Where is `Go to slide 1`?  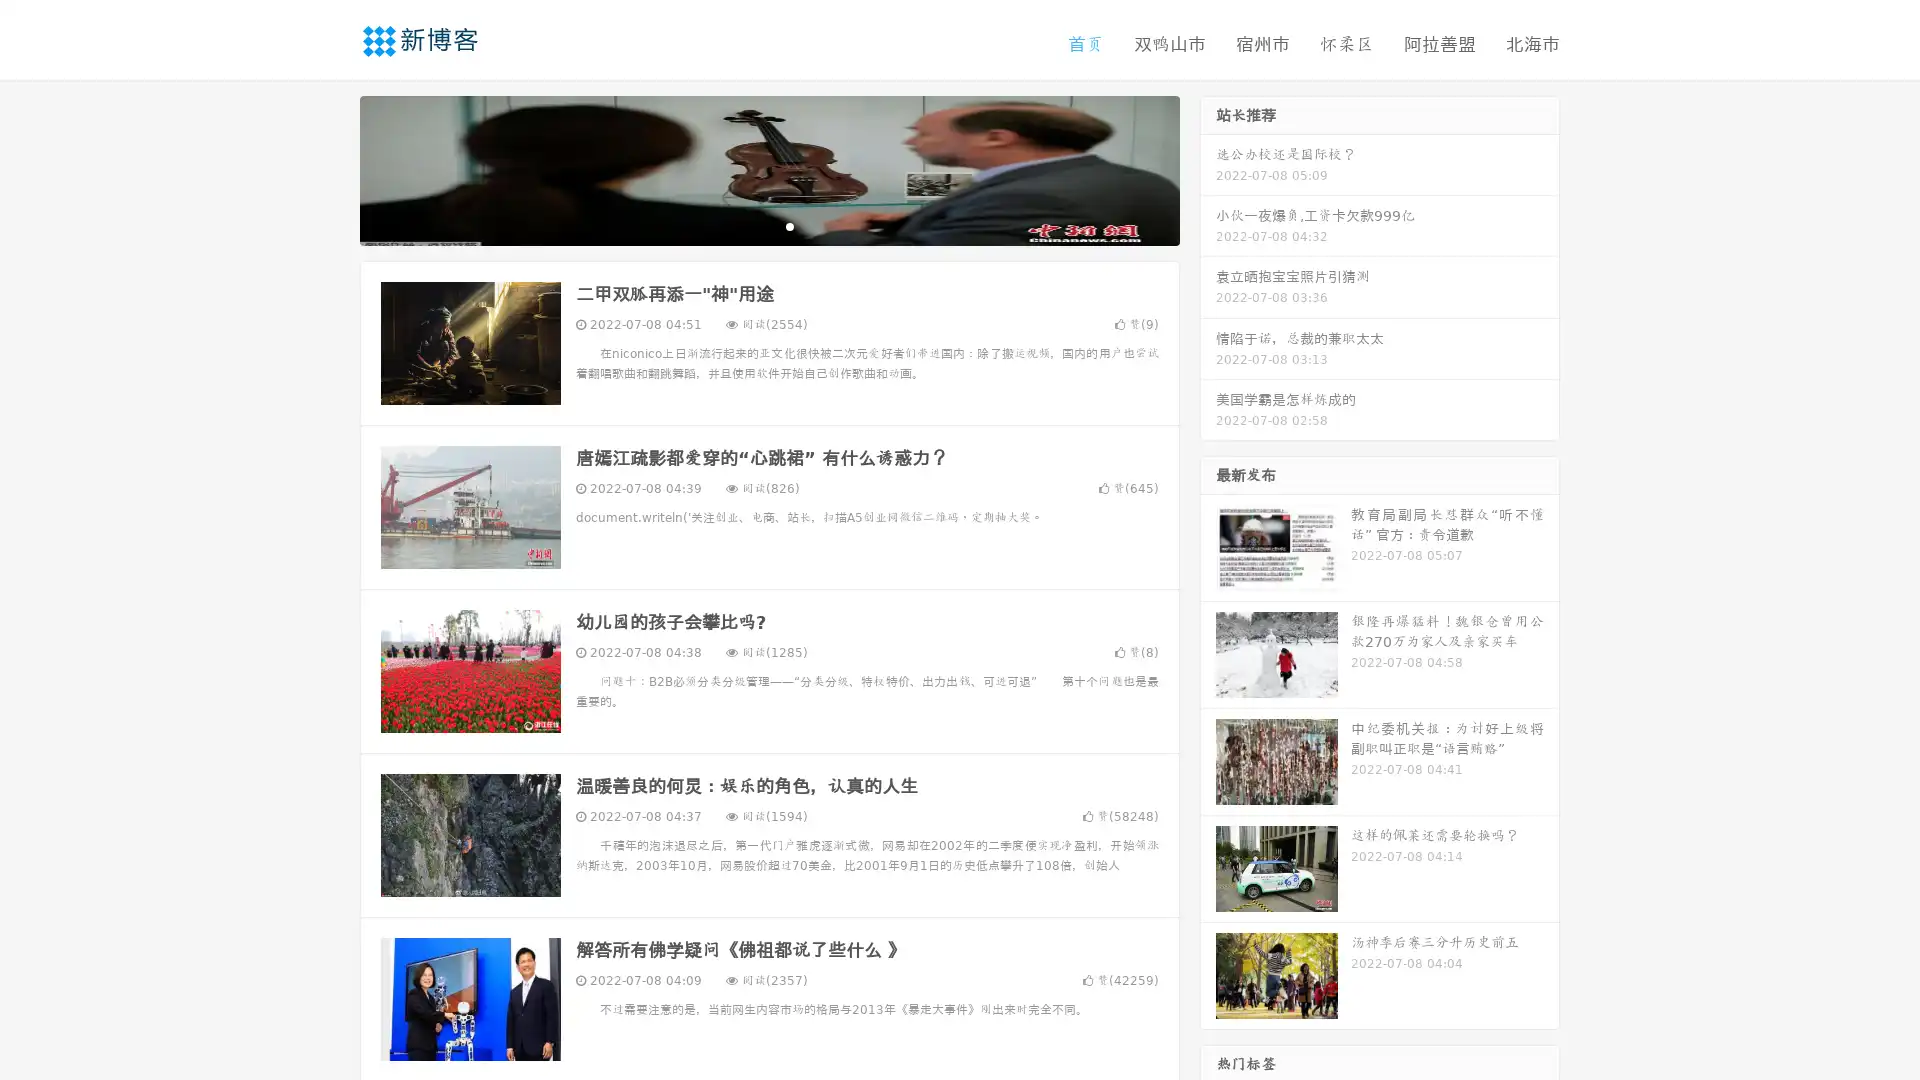 Go to slide 1 is located at coordinates (748, 225).